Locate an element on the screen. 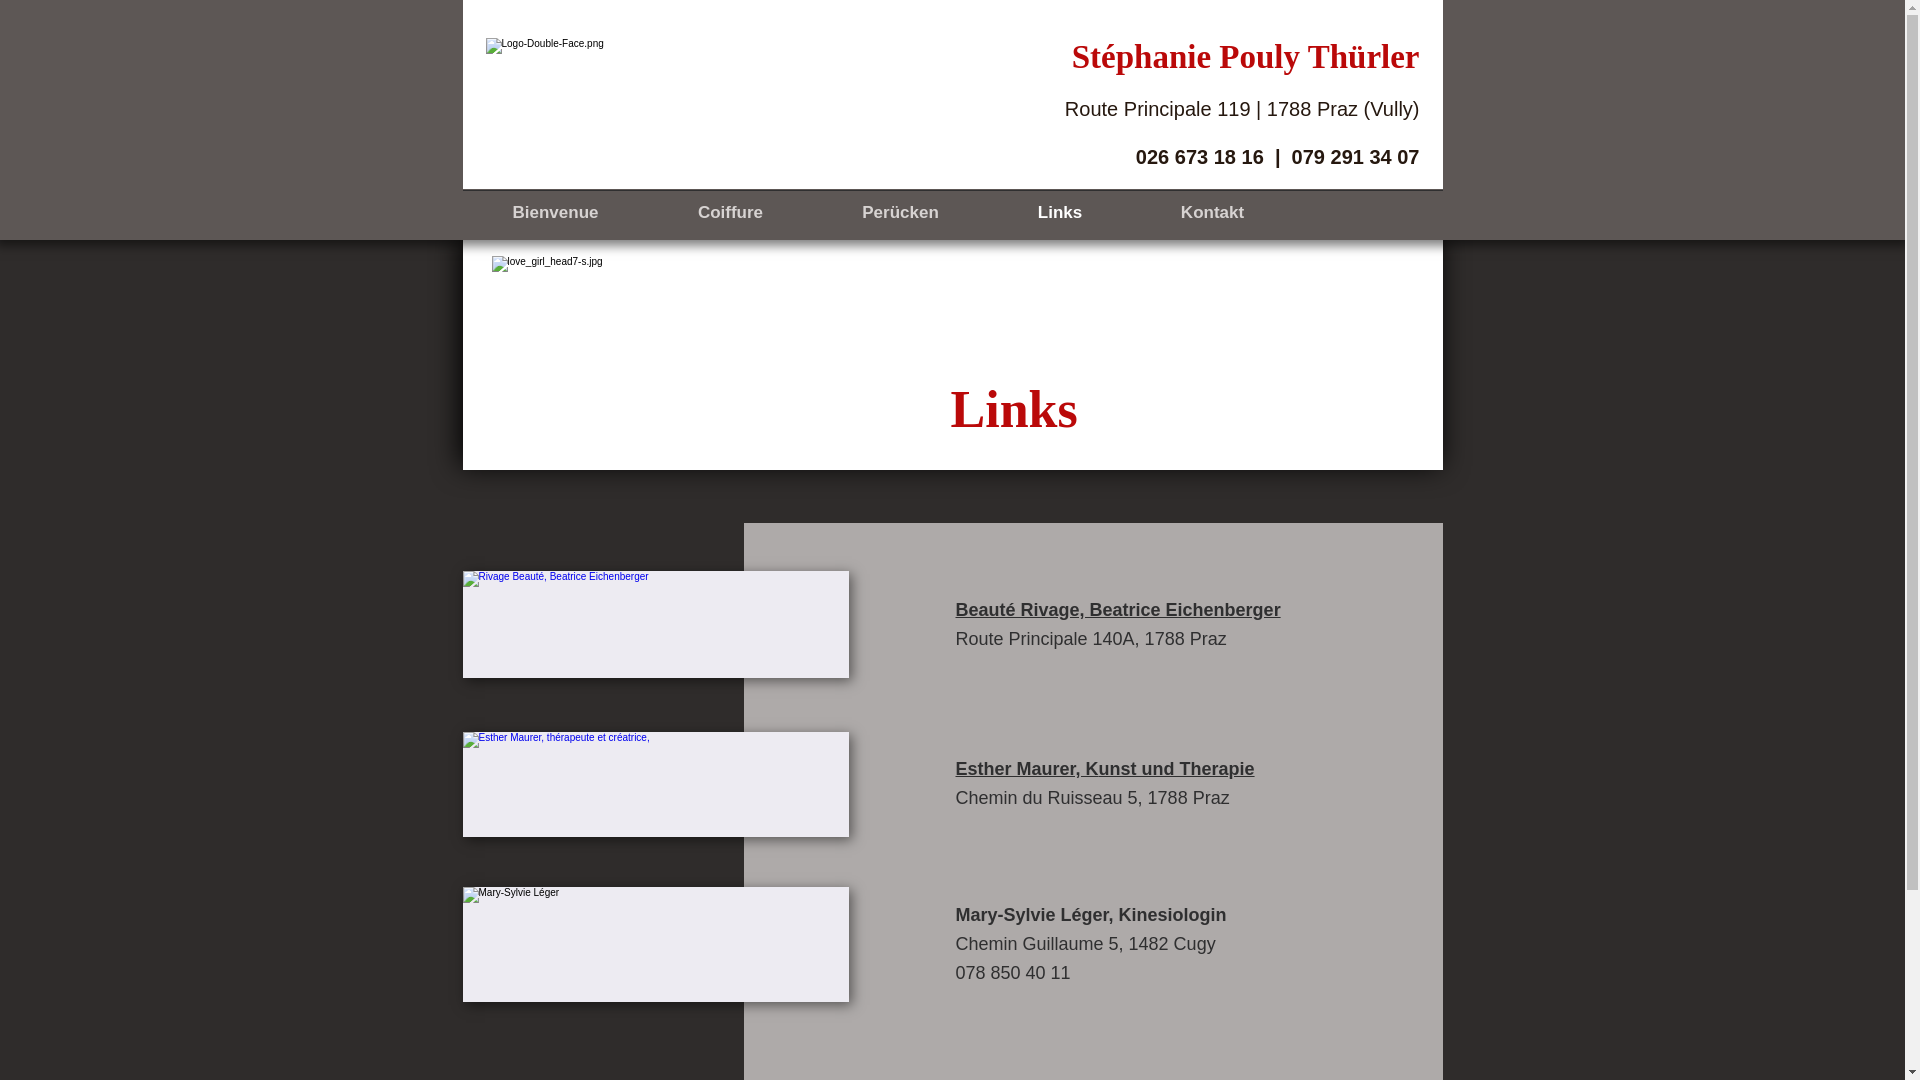  'Esther Maurer, K' is located at coordinates (1027, 767).